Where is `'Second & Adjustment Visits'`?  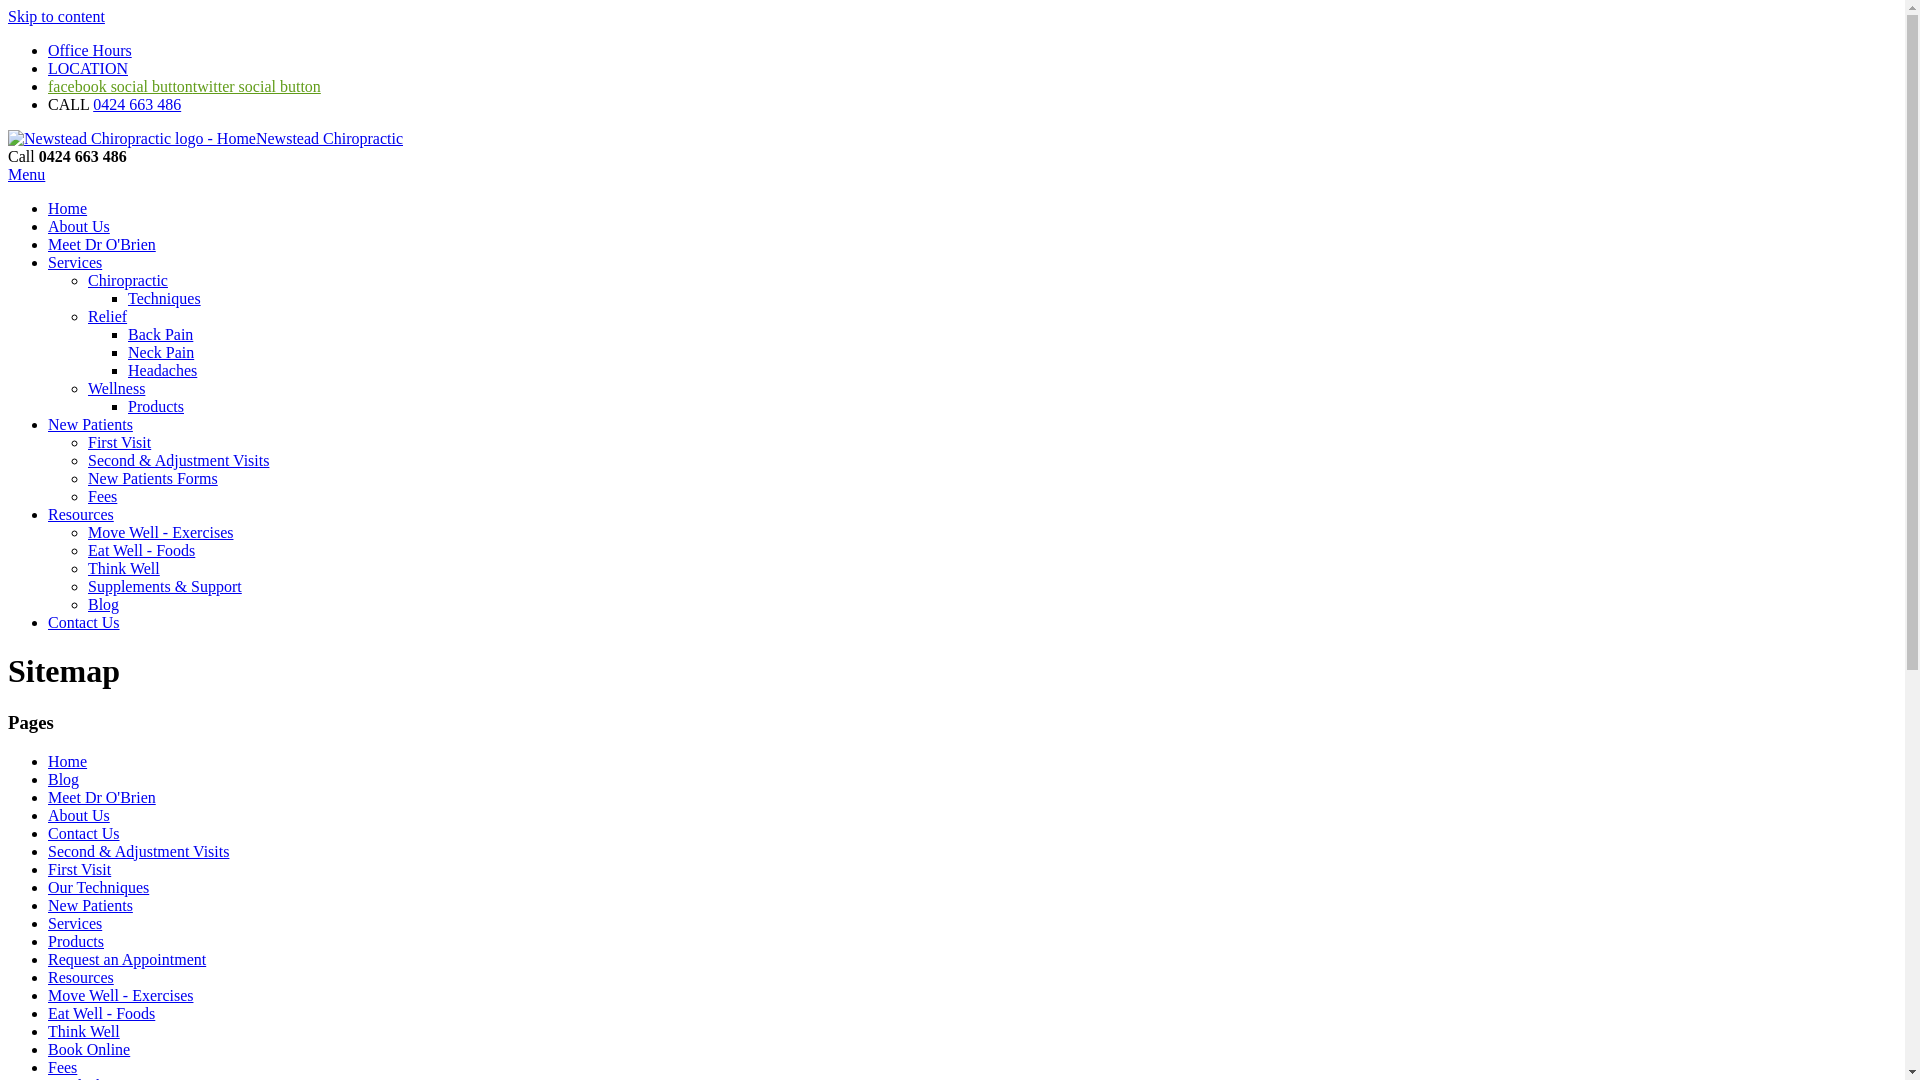 'Second & Adjustment Visits' is located at coordinates (178, 460).